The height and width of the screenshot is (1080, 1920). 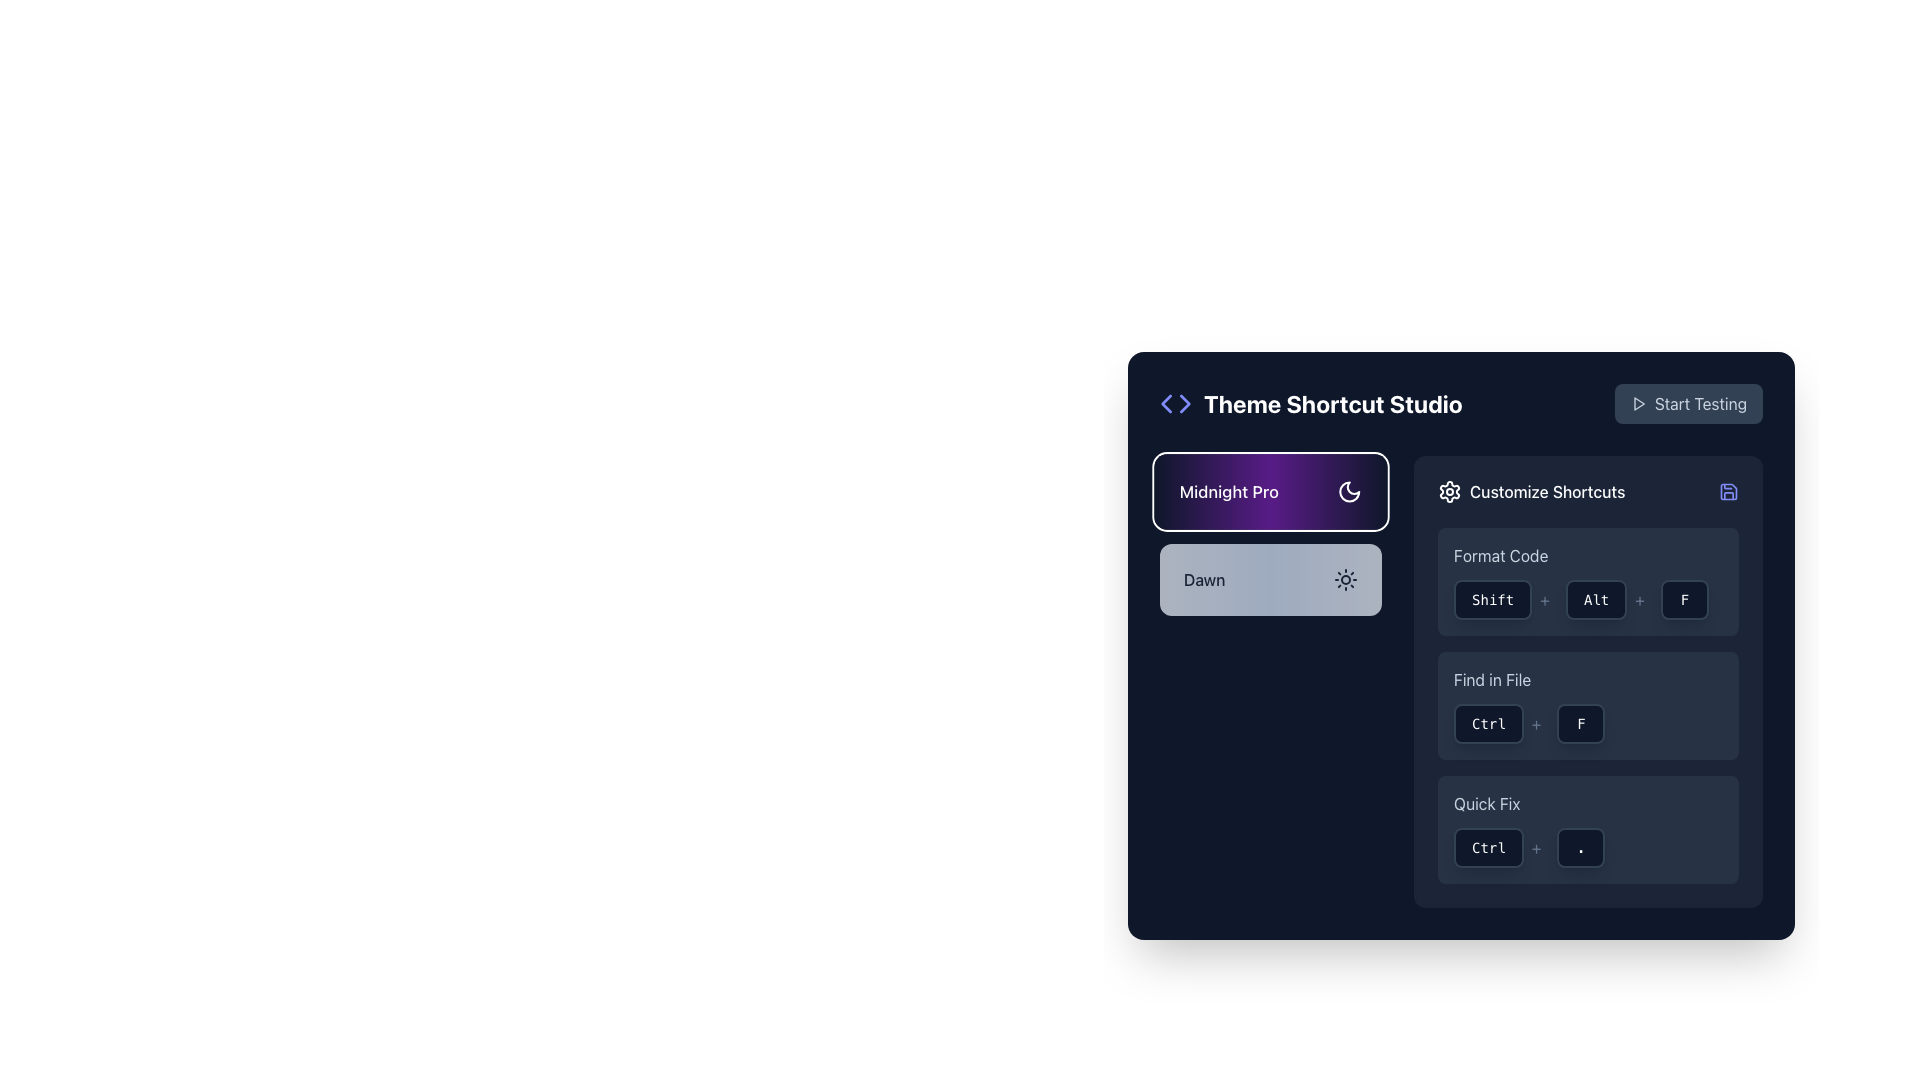 What do you see at coordinates (1492, 678) in the screenshot?
I see `the 'Find in File' text label, which is styled in slate grey and is positioned between 'Format Code' and 'Quick Fix' in the 'Customize Shortcuts' section` at bounding box center [1492, 678].